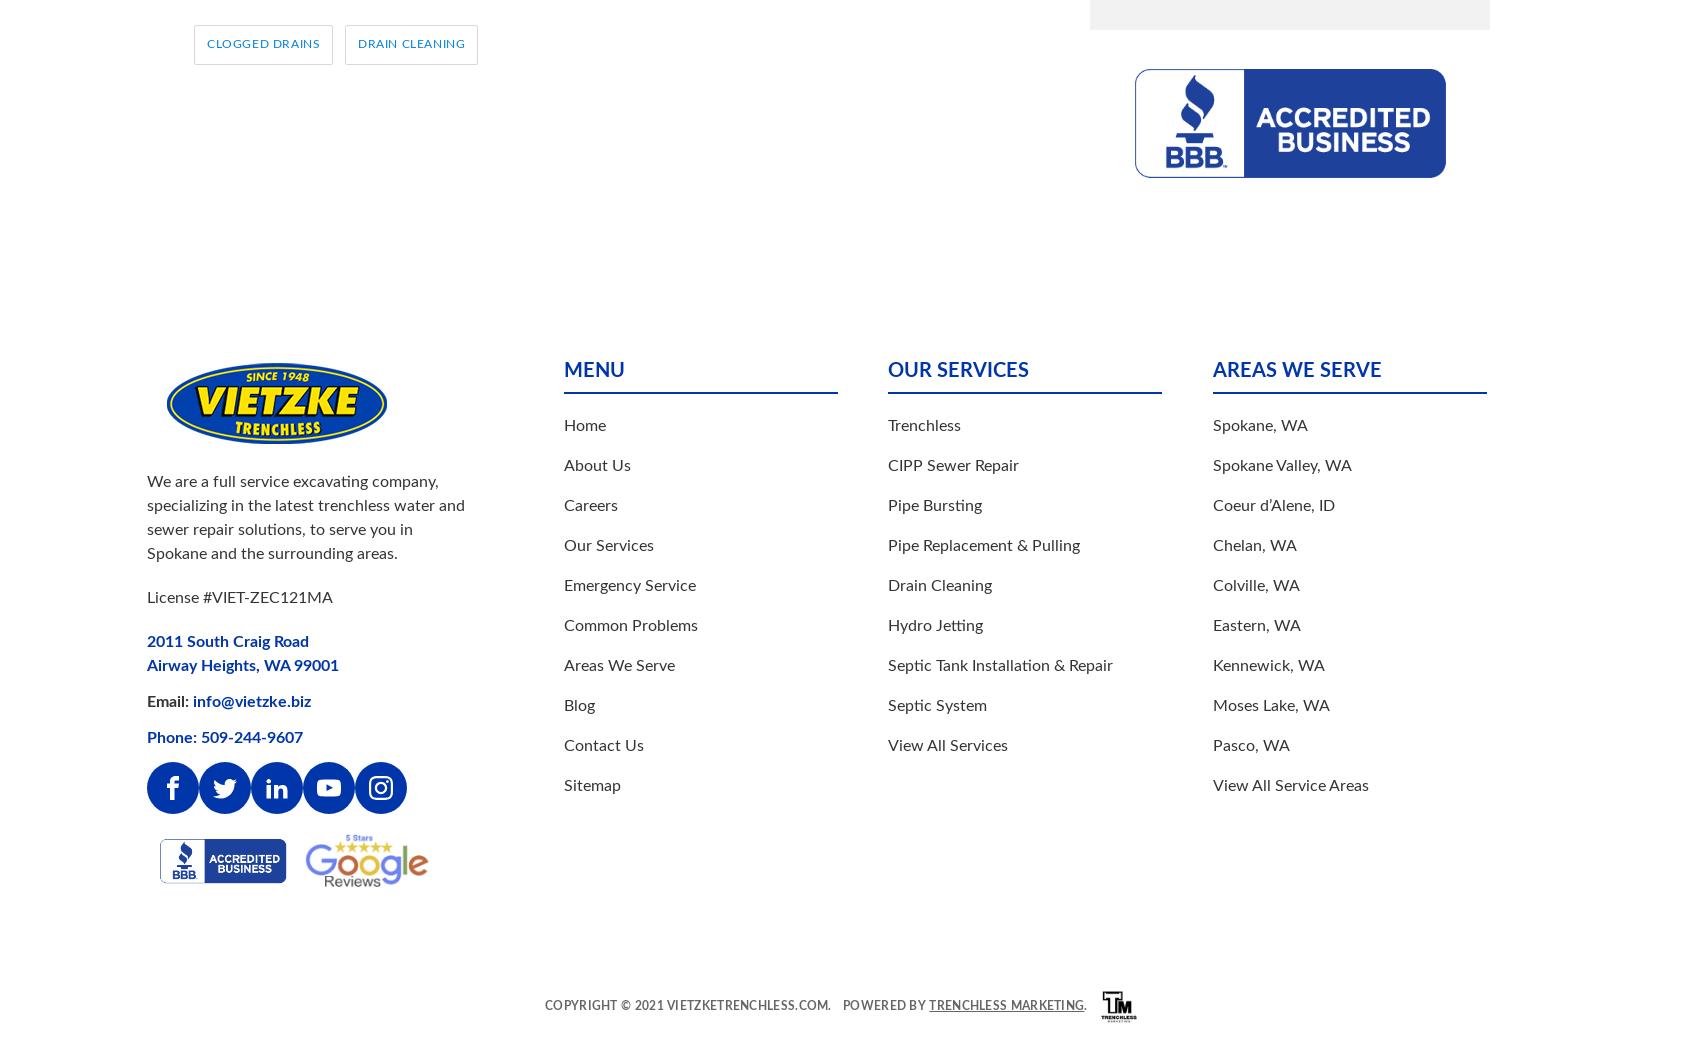 This screenshot has width=1684, height=1055. Describe the element at coordinates (886, 704) in the screenshot. I see `'Septic System'` at that location.